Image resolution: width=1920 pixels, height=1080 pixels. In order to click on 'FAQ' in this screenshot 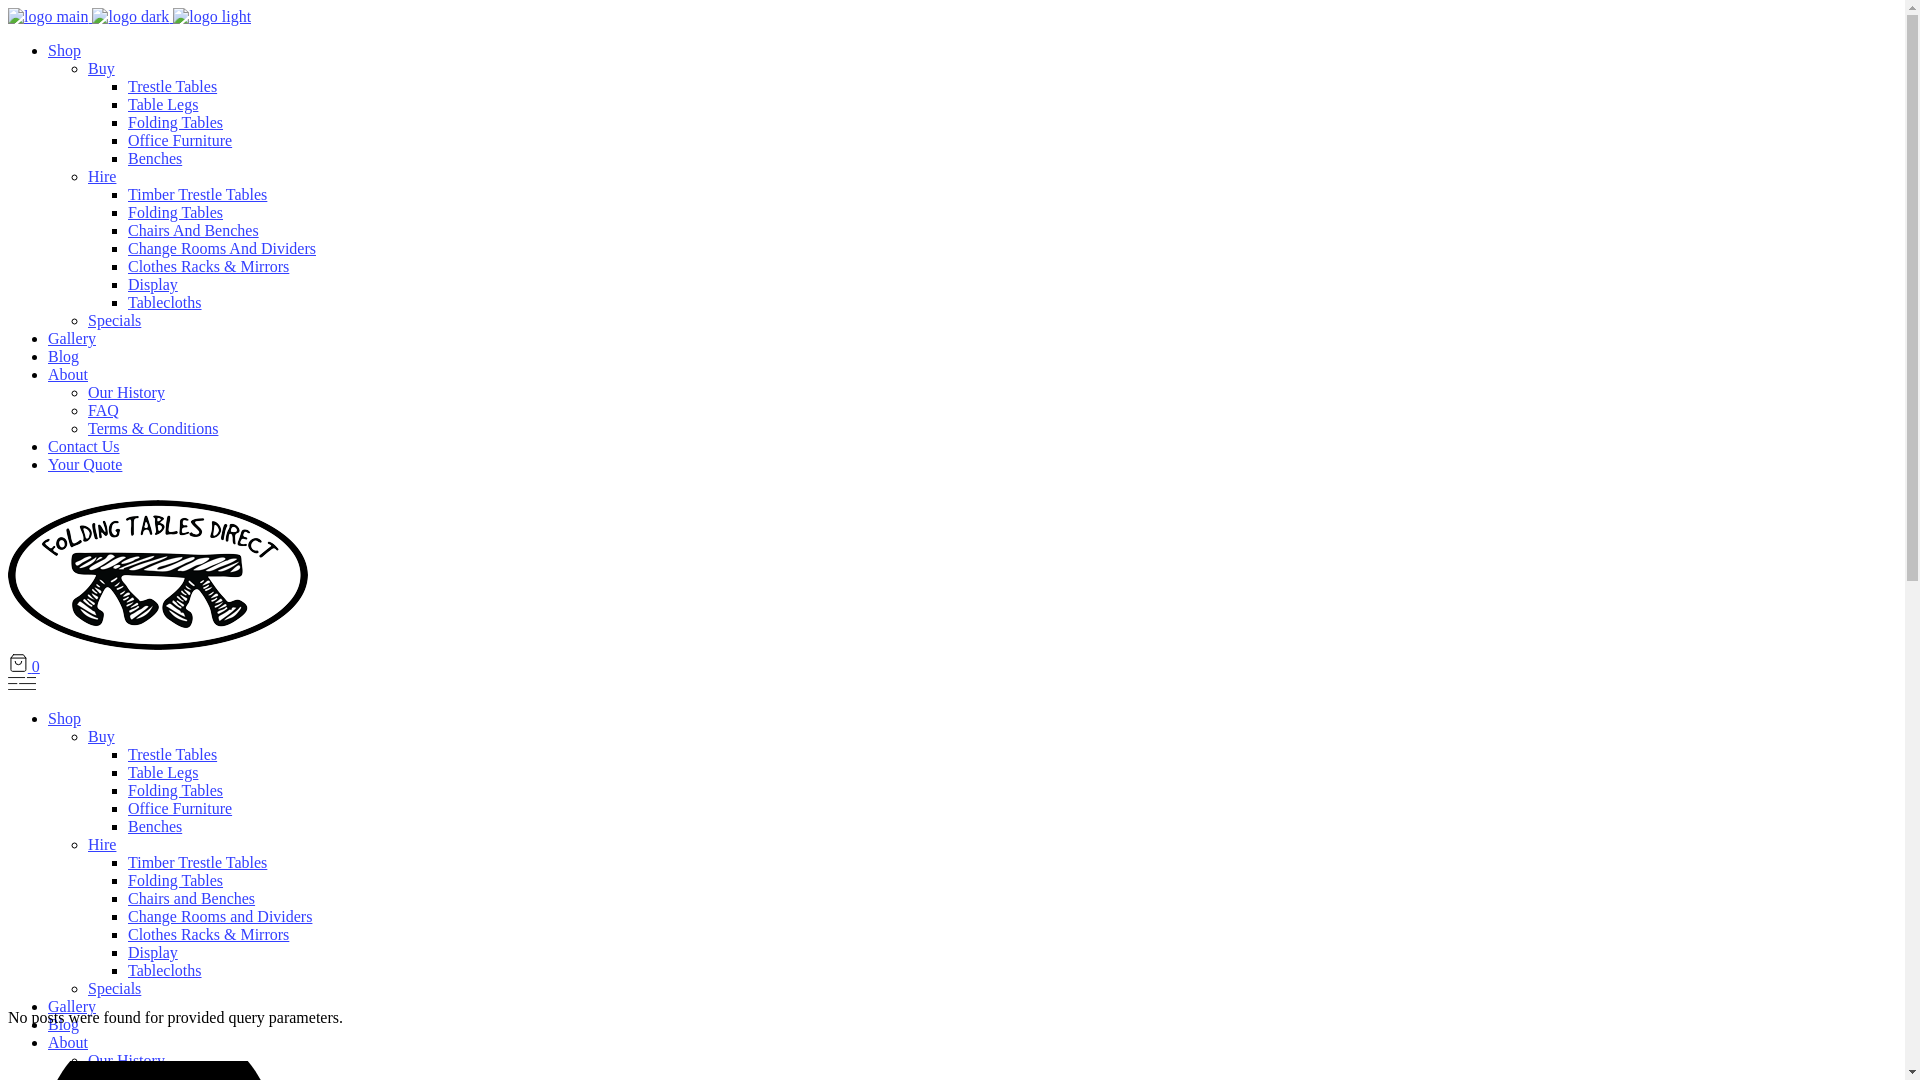, I will do `click(86, 409)`.